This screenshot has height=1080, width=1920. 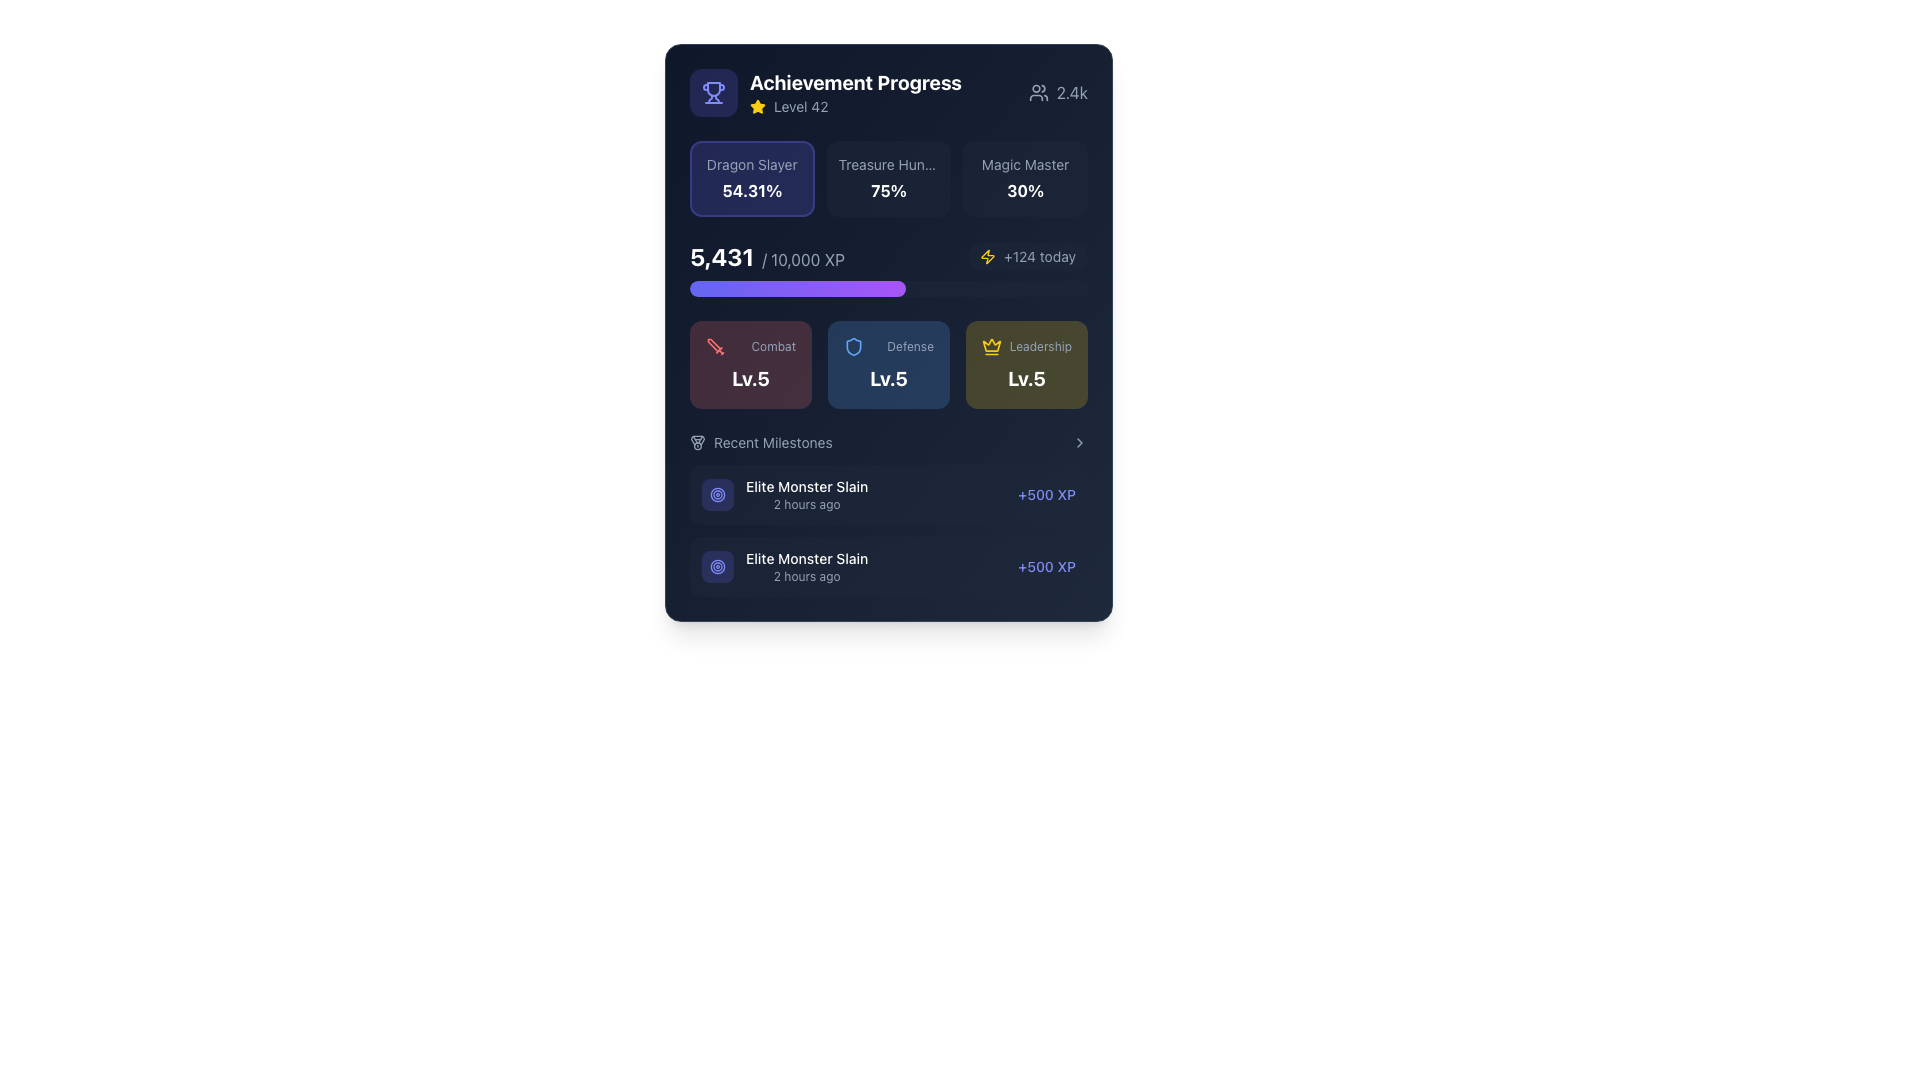 I want to click on text label 'Elite Monster Slain' located in the 'Recent Milestones' section, styled in a white sans-serif font on a dark background, so click(x=807, y=486).